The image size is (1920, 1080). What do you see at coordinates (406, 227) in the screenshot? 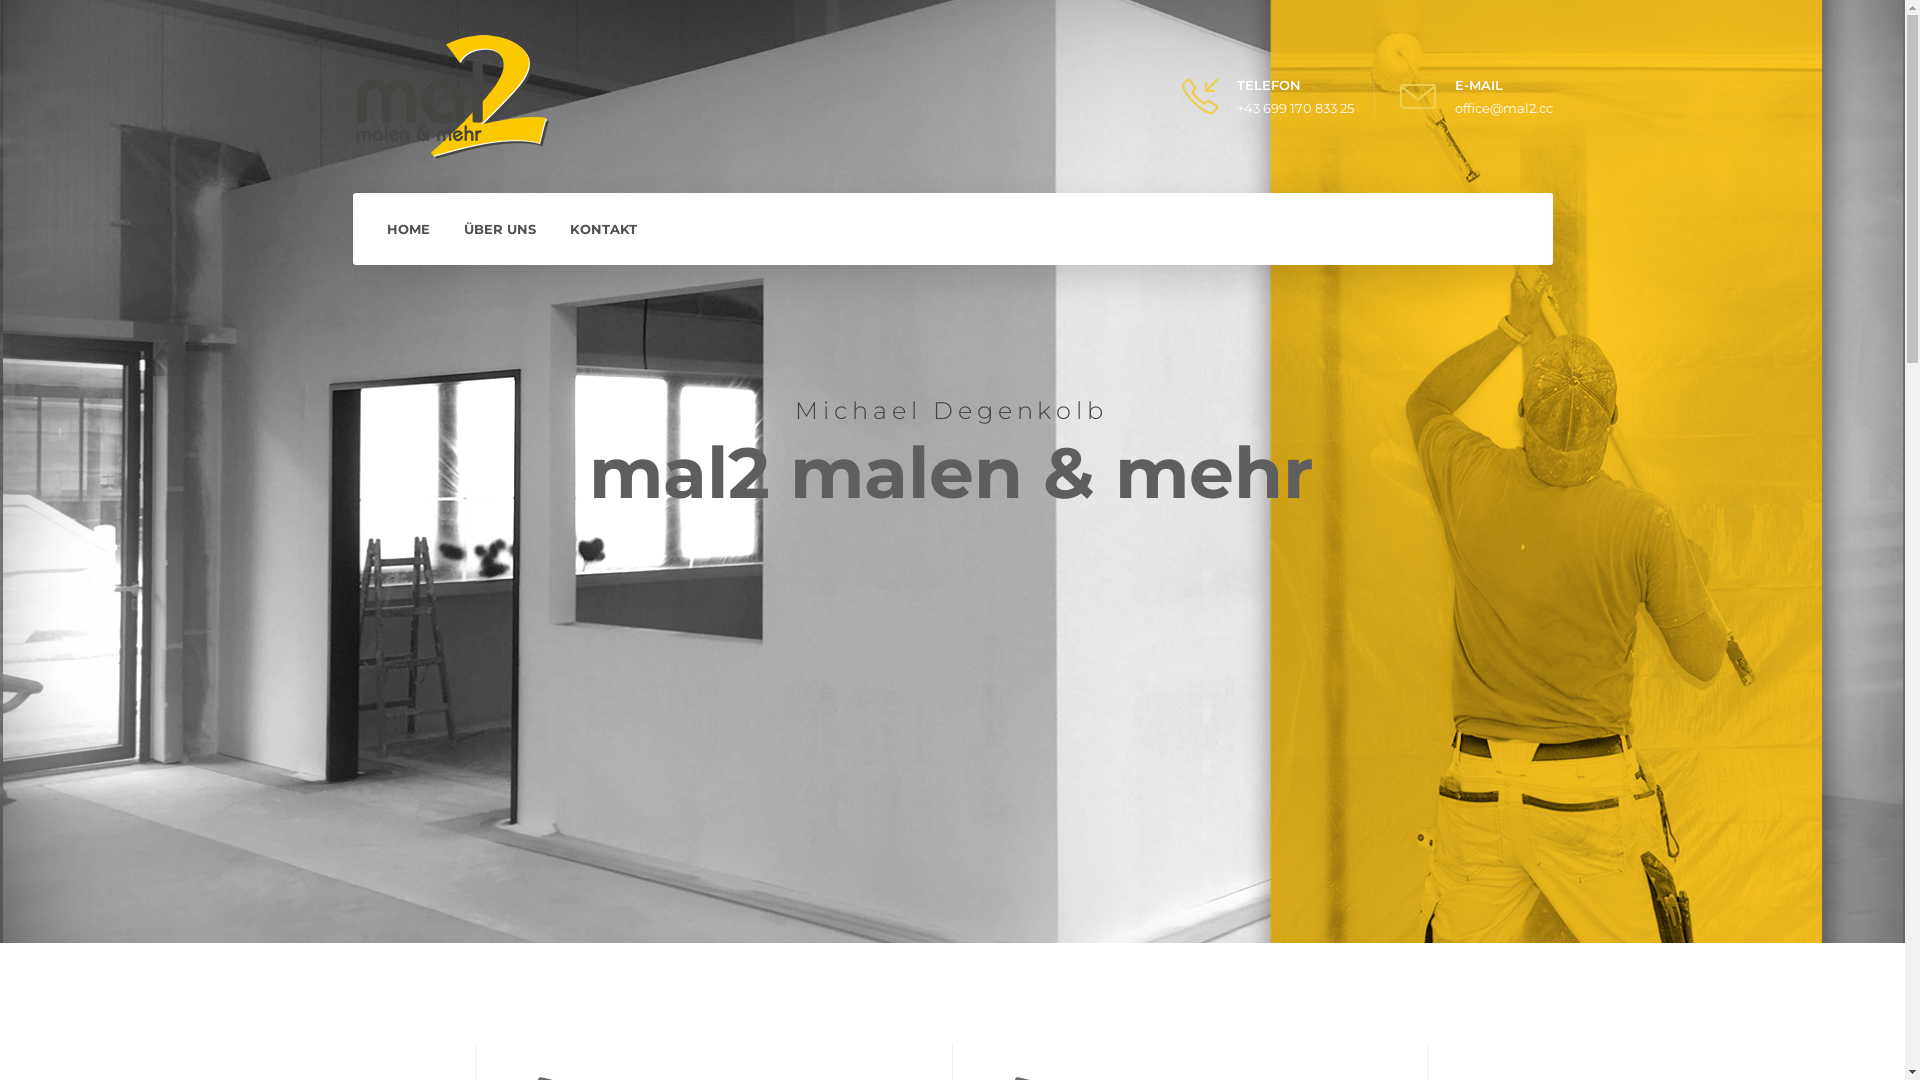
I see `'HOME'` at bounding box center [406, 227].